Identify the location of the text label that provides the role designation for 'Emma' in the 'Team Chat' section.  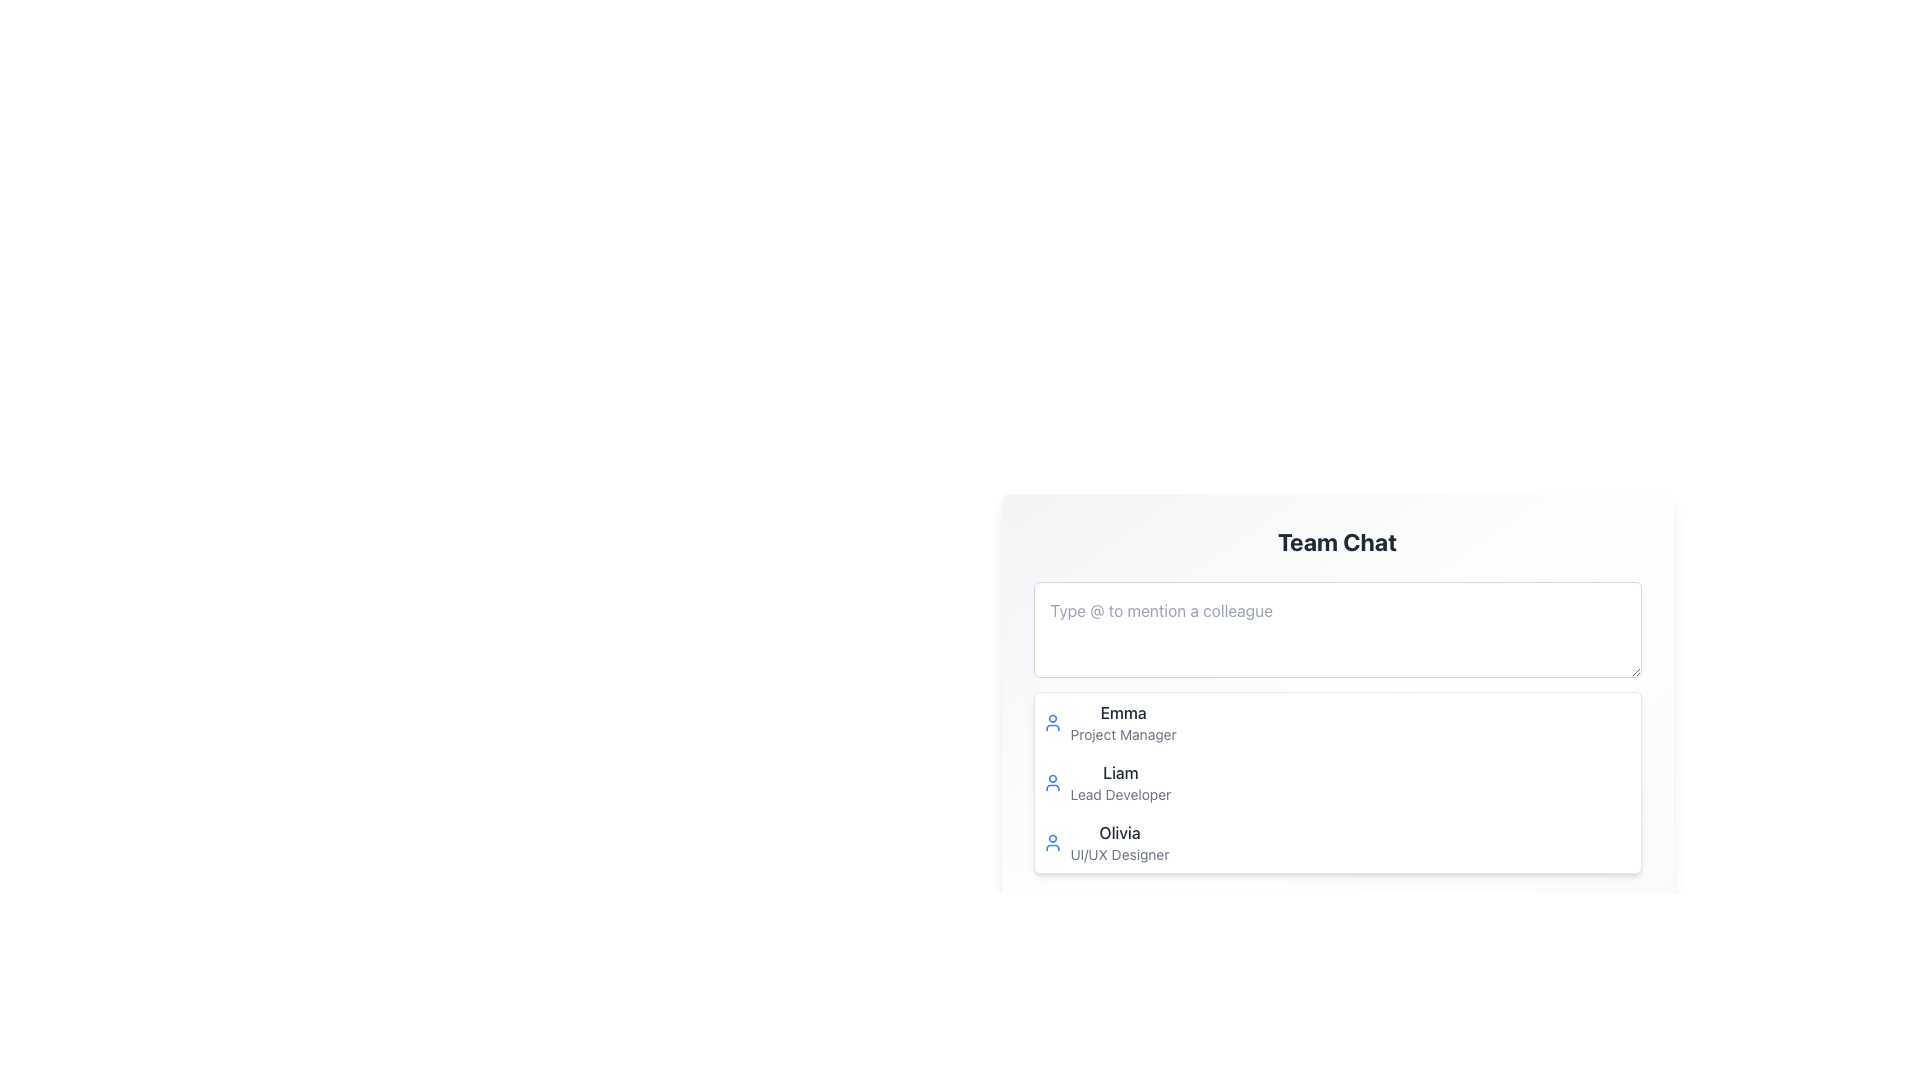
(1123, 735).